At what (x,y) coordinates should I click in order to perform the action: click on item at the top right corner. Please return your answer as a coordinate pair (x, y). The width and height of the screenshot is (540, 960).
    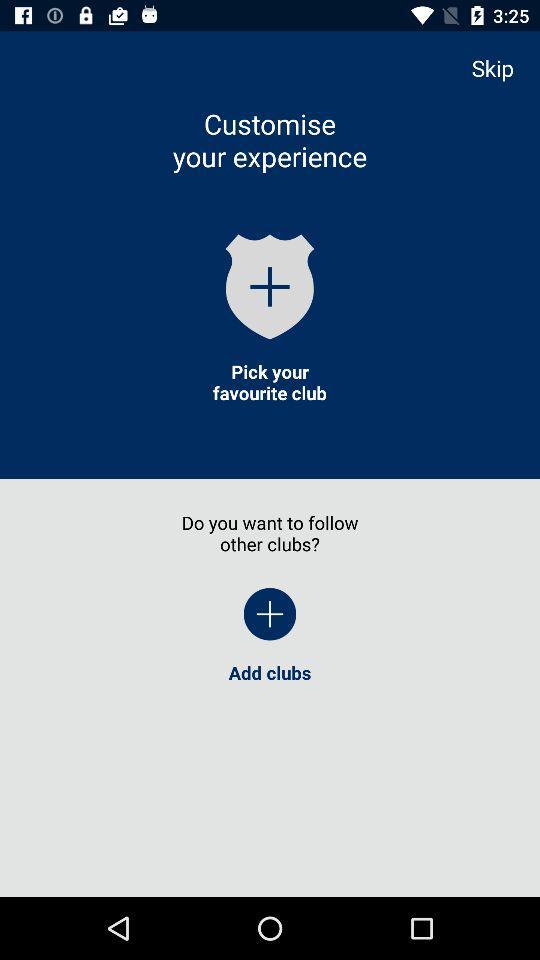
    Looking at the image, I should click on (501, 68).